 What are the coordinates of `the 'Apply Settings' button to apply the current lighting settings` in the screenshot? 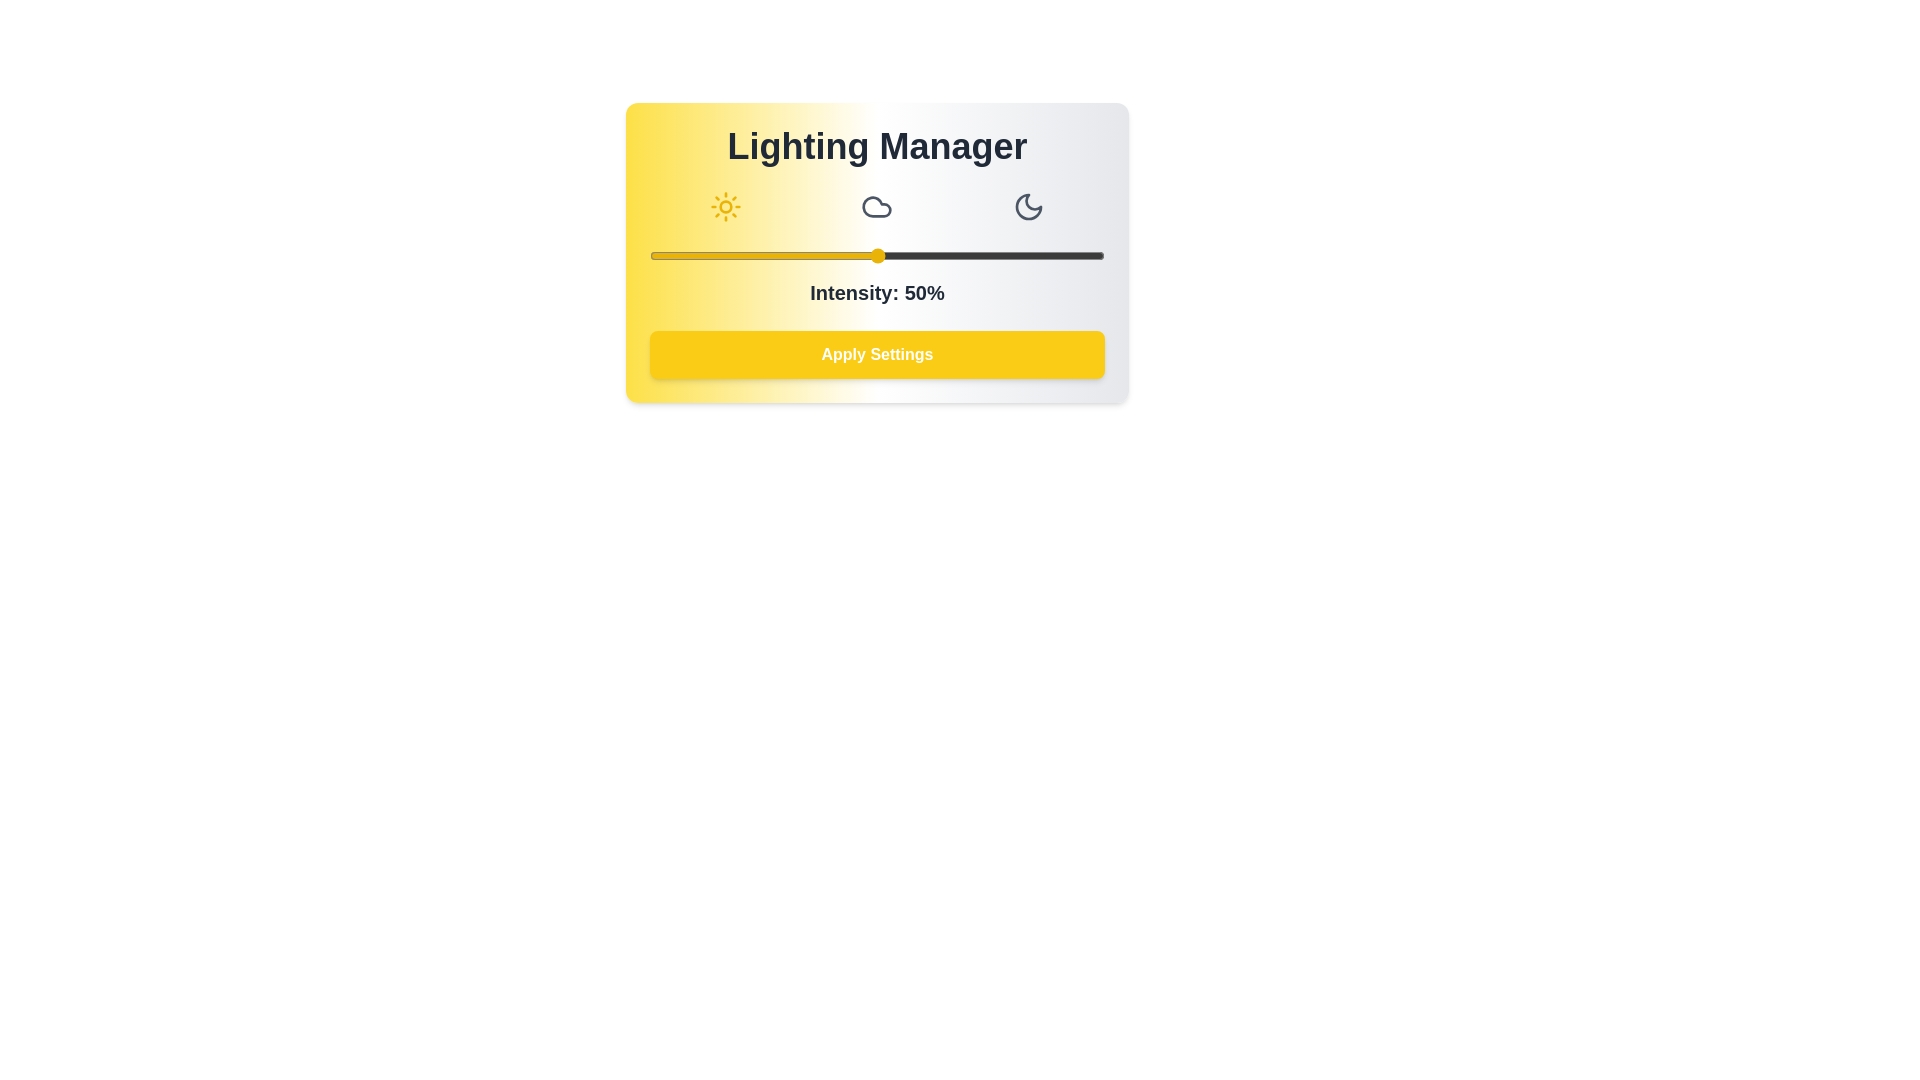 It's located at (877, 353).